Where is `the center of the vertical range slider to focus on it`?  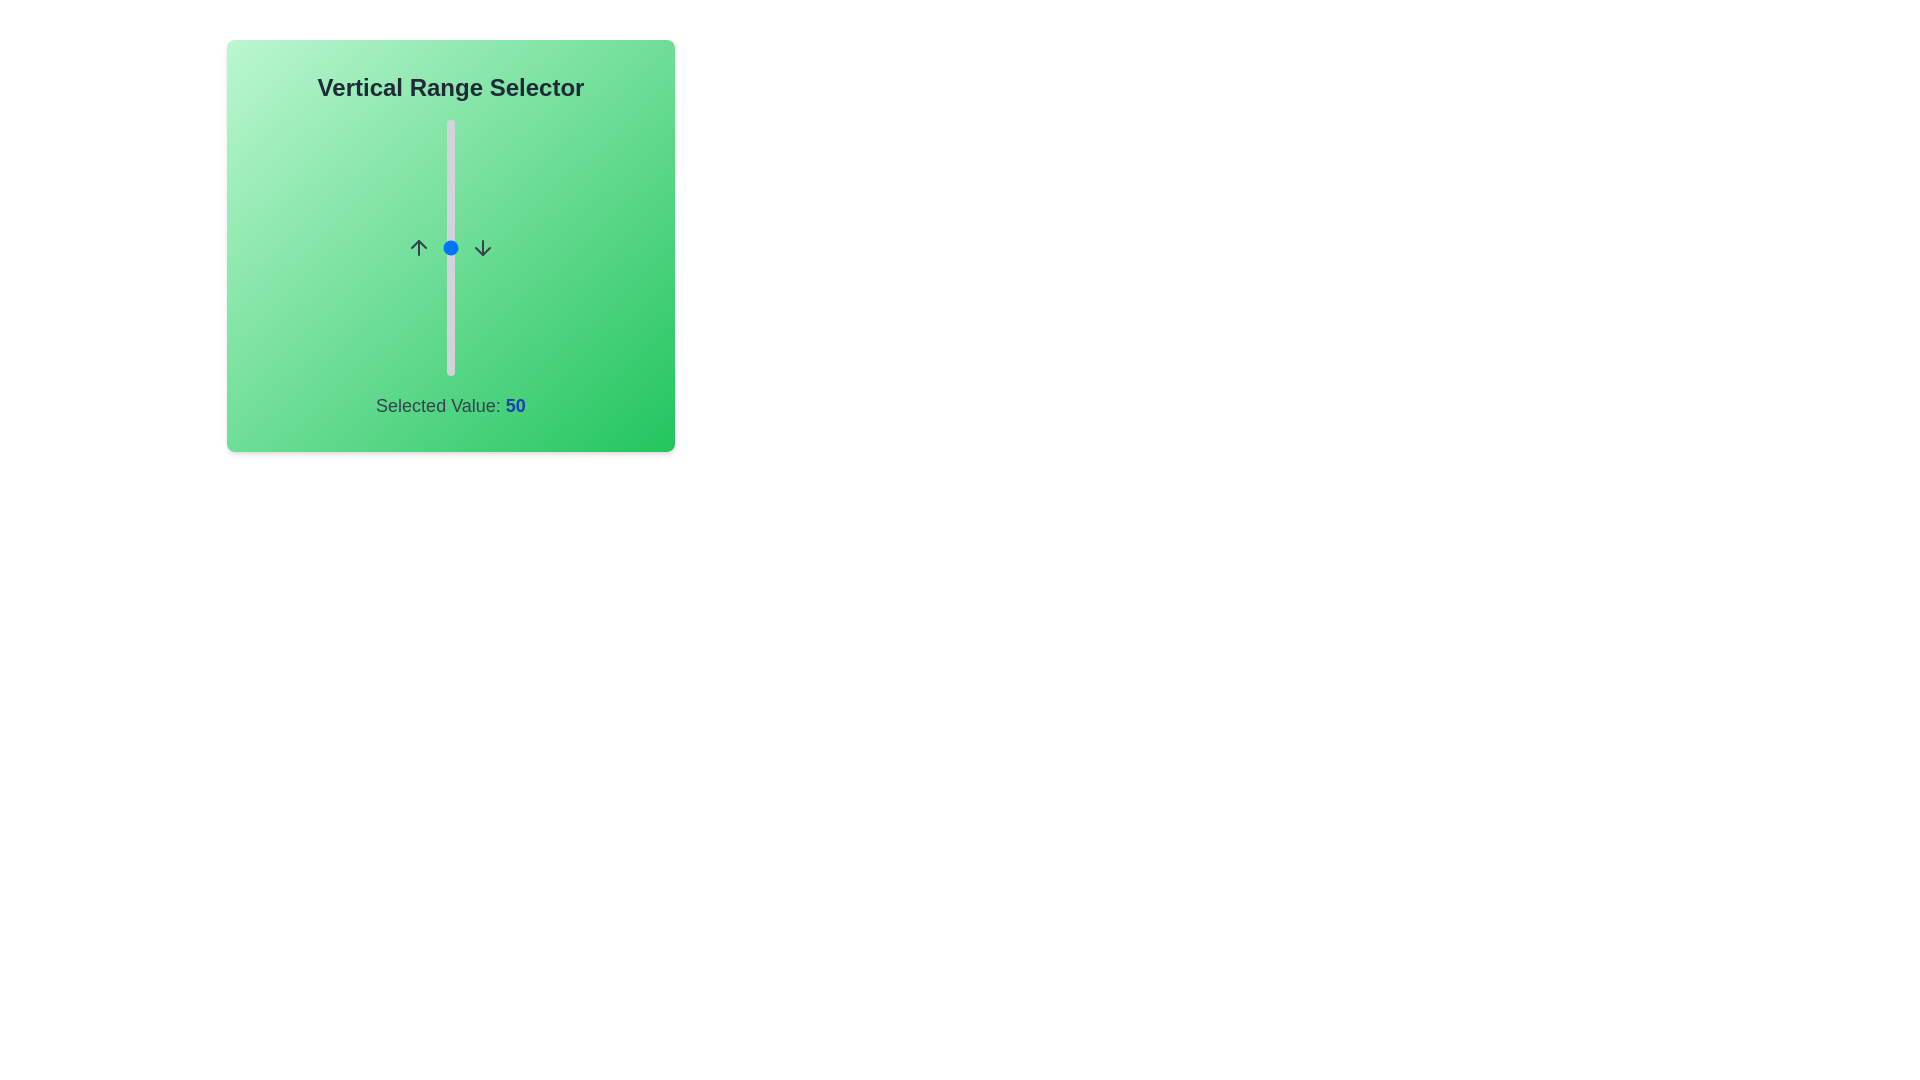
the center of the vertical range slider to focus on it is located at coordinates (450, 246).